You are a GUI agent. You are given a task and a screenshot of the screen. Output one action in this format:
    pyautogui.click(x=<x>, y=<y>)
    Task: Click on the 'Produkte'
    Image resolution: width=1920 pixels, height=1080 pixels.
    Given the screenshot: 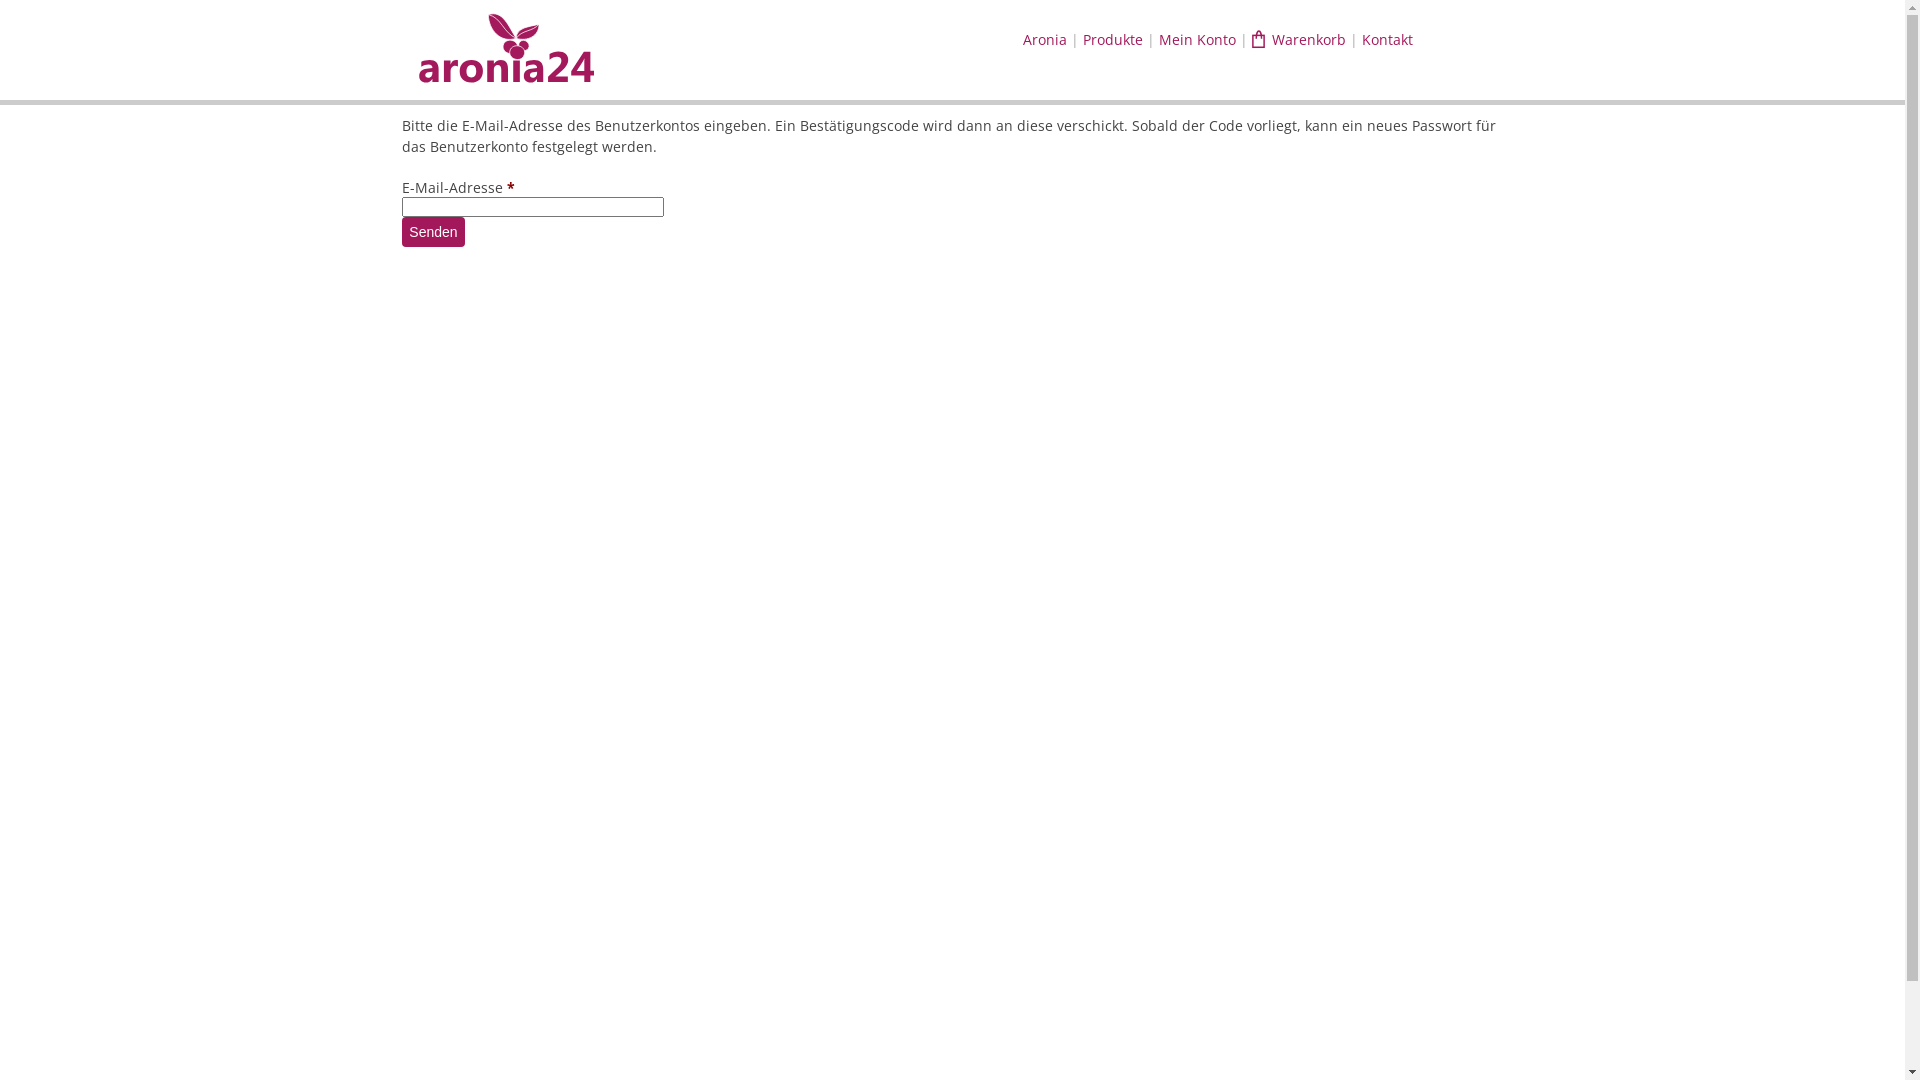 What is the action you would take?
    pyautogui.click(x=1112, y=39)
    